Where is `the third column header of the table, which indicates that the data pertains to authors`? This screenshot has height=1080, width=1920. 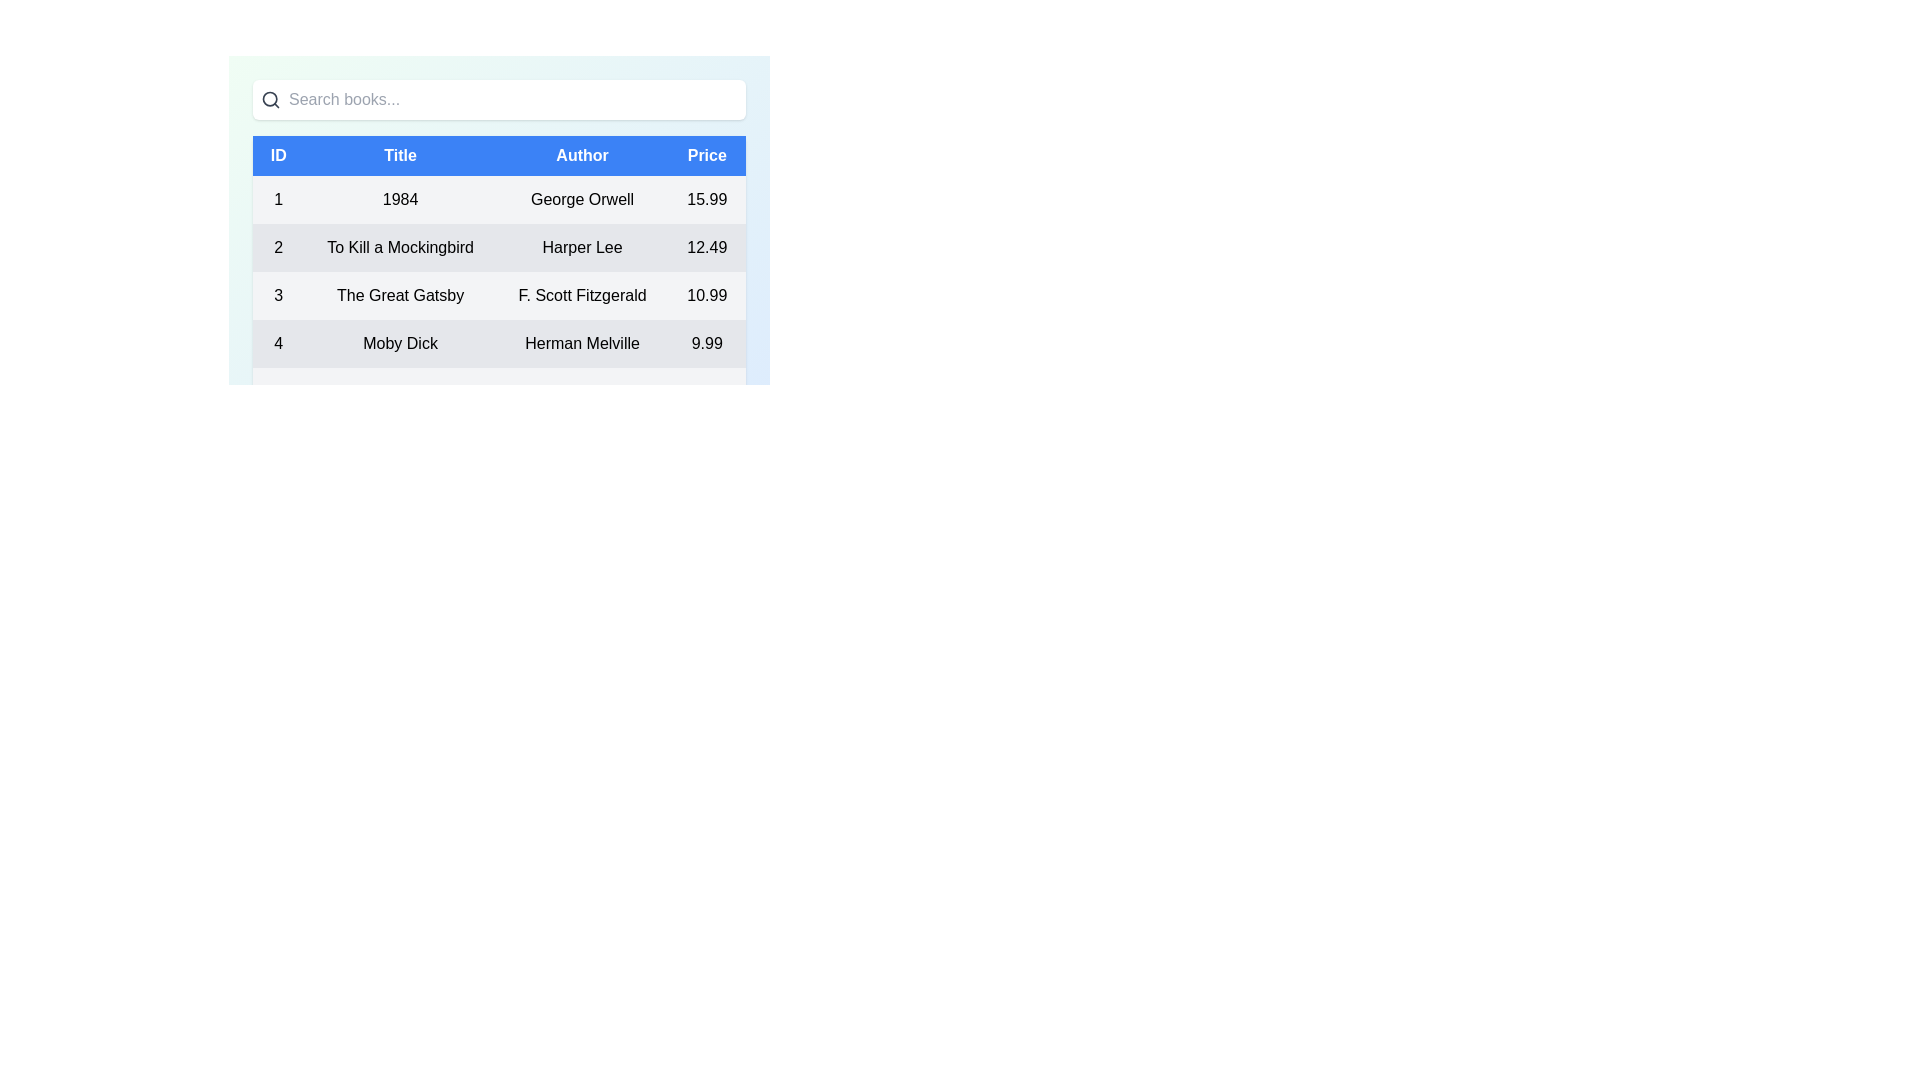
the third column header of the table, which indicates that the data pertains to authors is located at coordinates (581, 154).